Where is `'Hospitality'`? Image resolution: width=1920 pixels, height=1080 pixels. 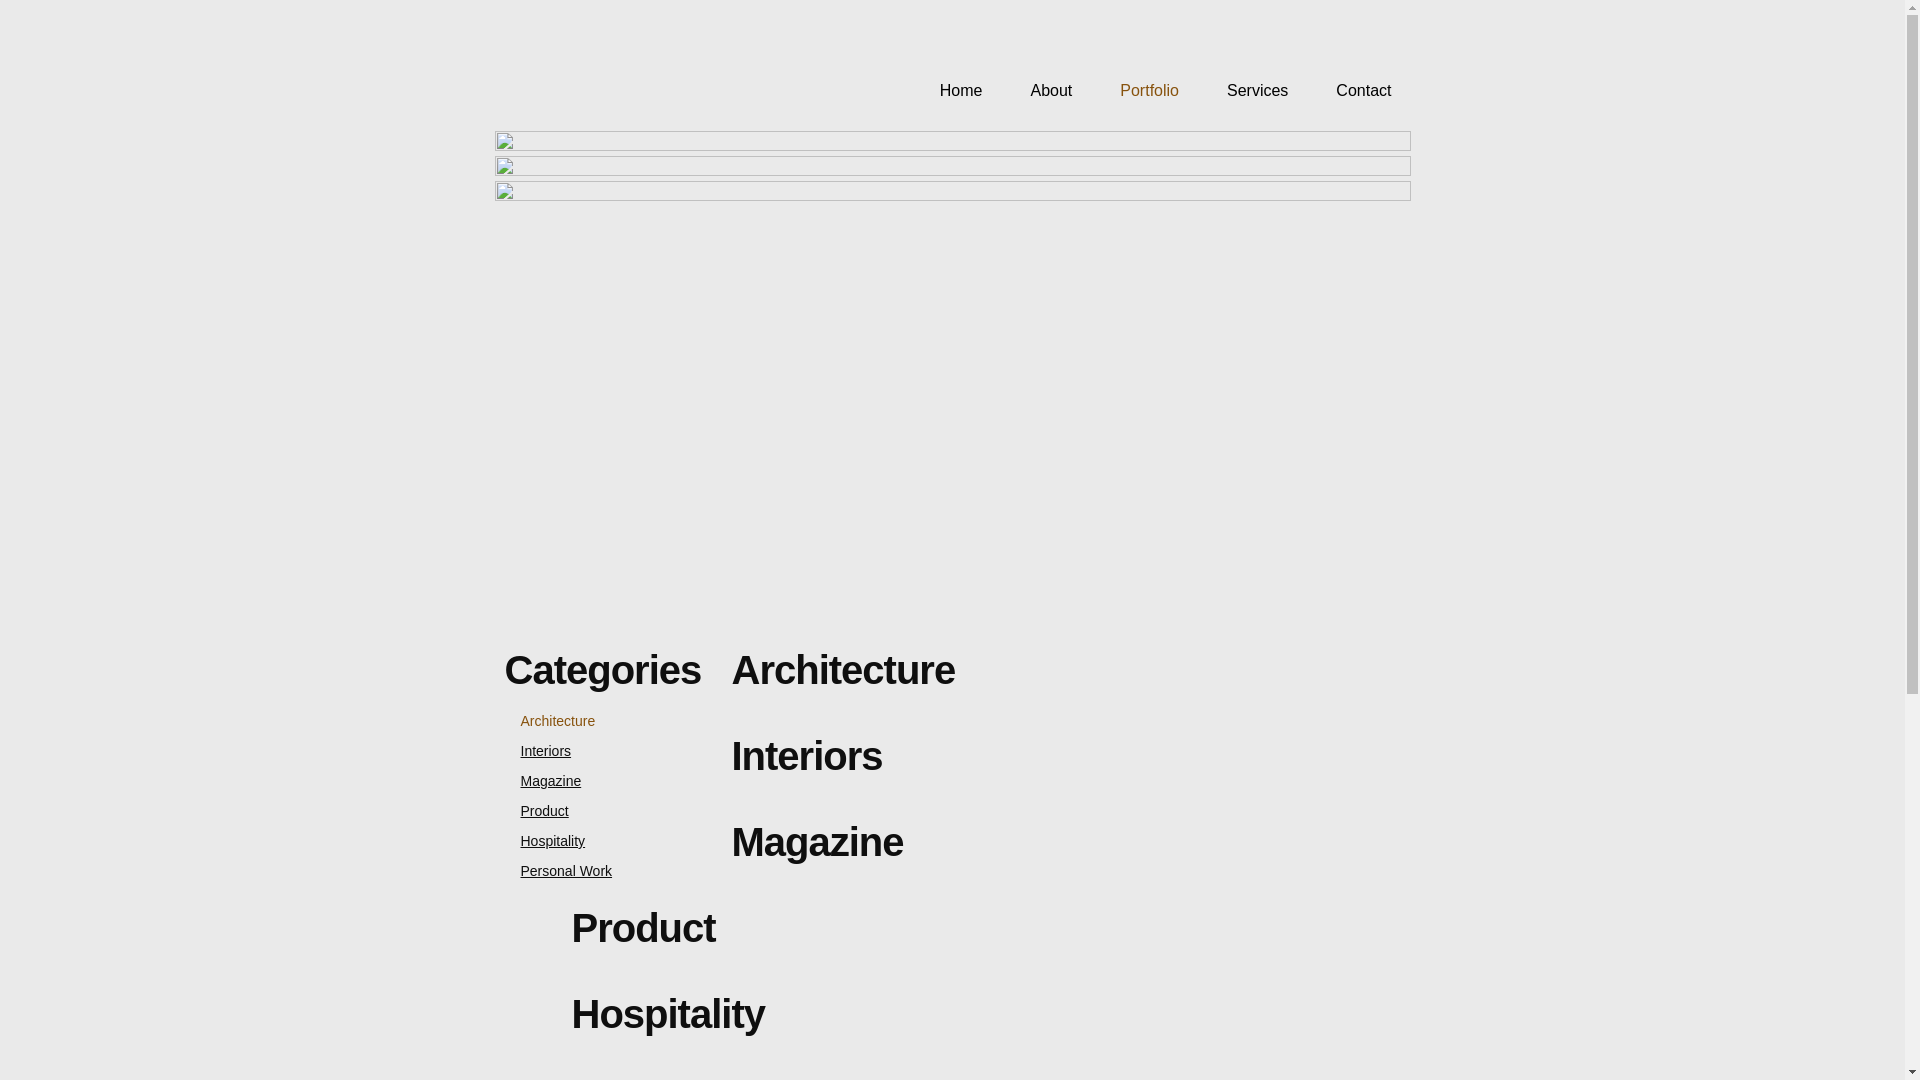
'Hospitality' is located at coordinates (544, 840).